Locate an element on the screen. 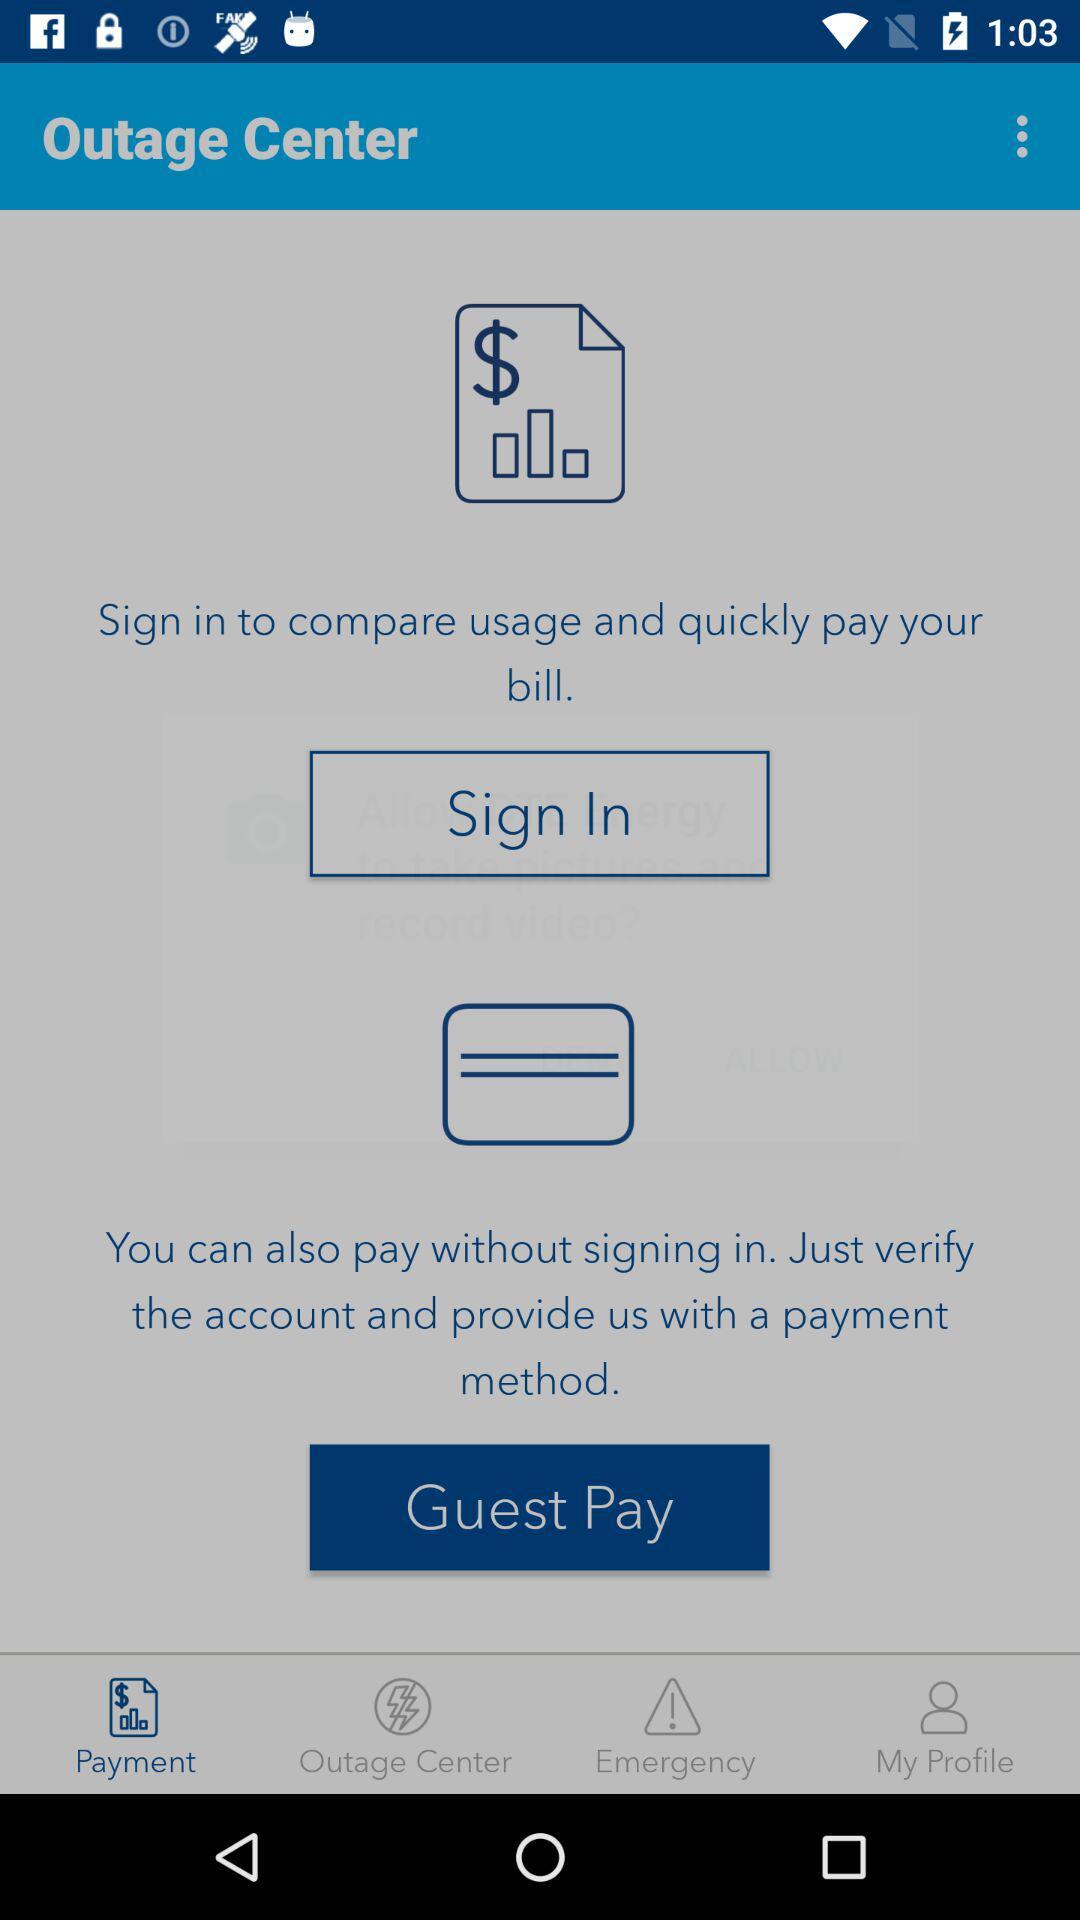 The width and height of the screenshot is (1080, 1920). the item next to outage center item is located at coordinates (675, 1723).